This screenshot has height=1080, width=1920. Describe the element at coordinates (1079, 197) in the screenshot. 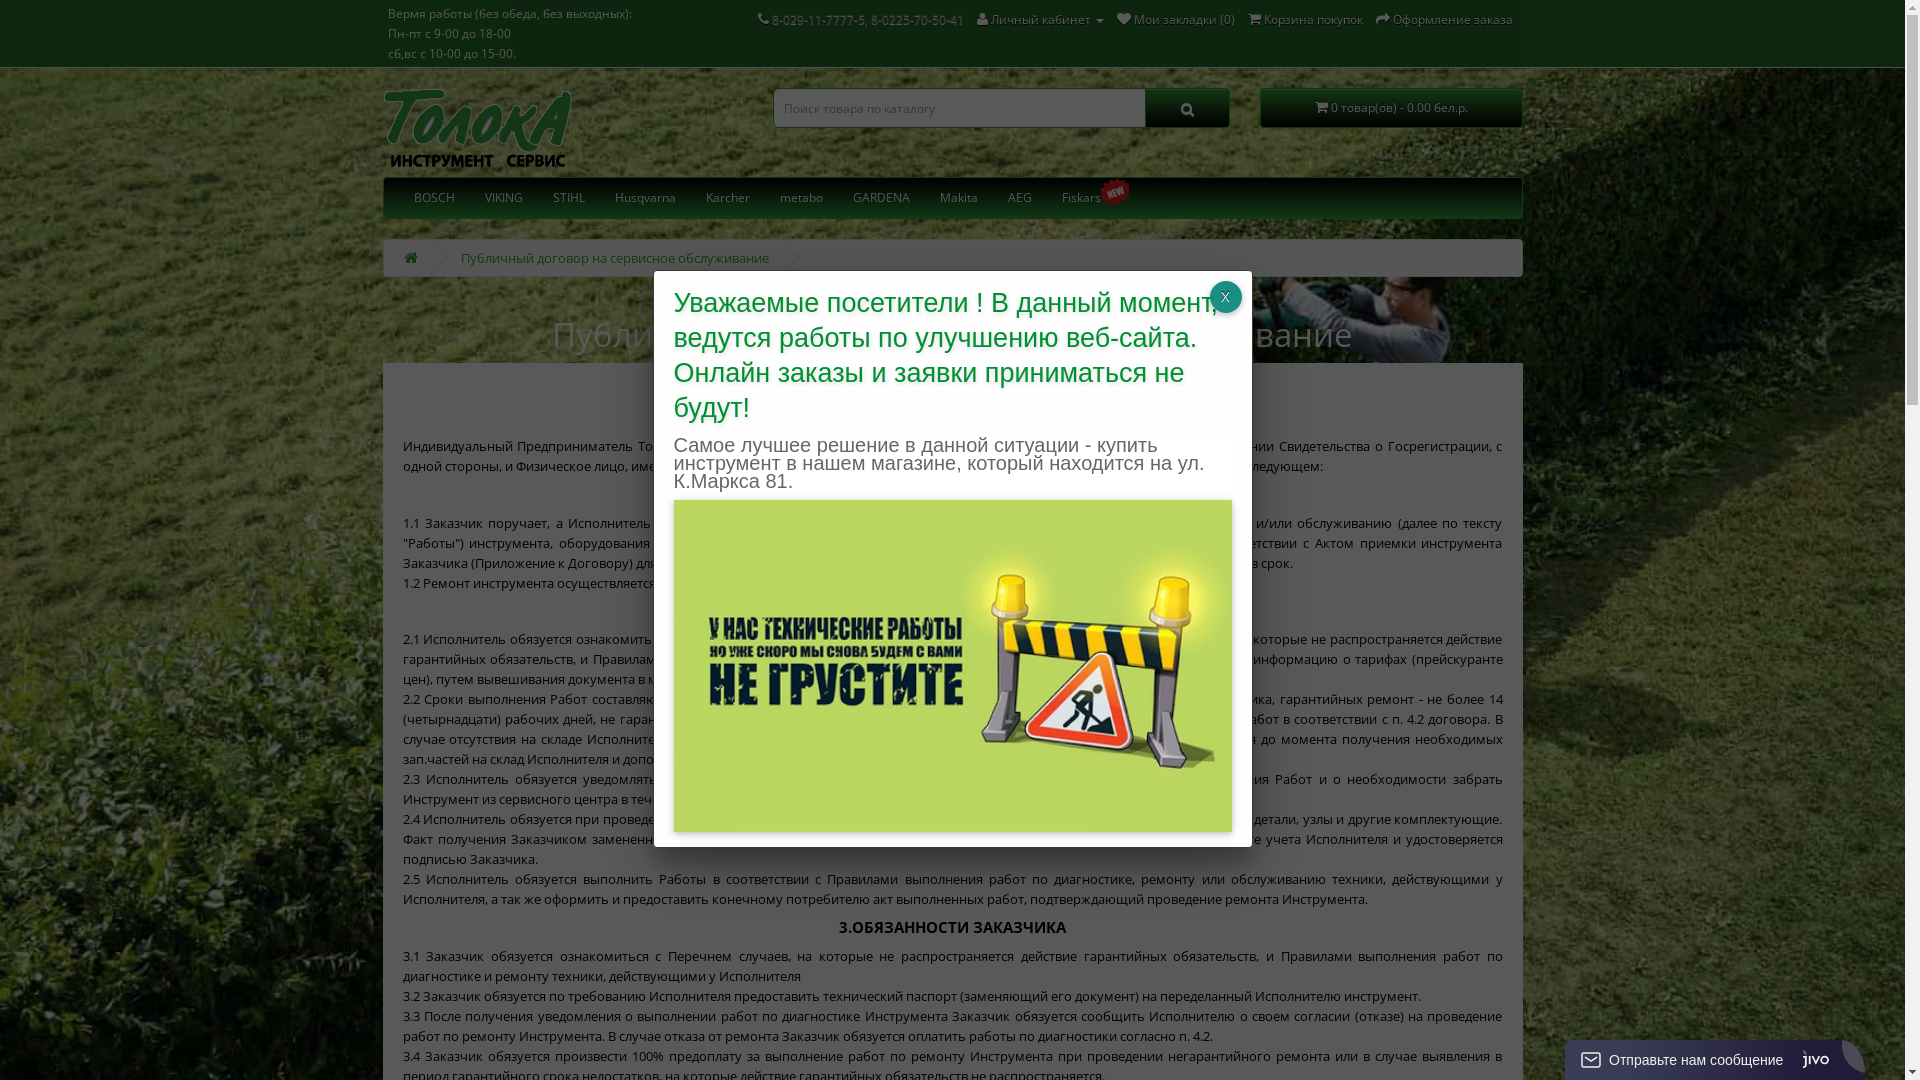

I see `'Fiskars'` at that location.